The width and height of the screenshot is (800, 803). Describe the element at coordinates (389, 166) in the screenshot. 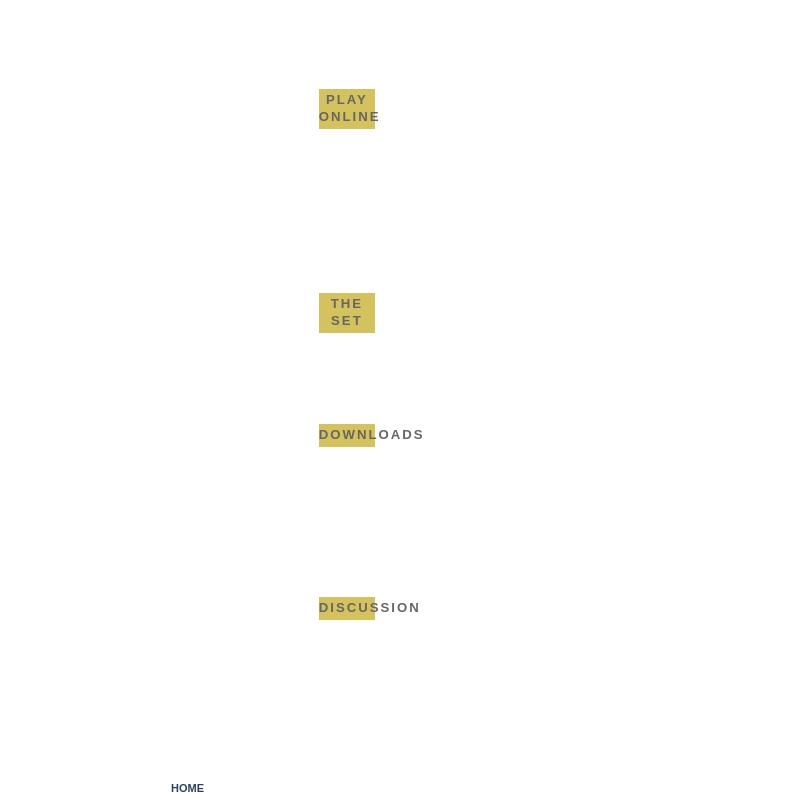

I see `'Where to Play Prevenience Online'` at that location.